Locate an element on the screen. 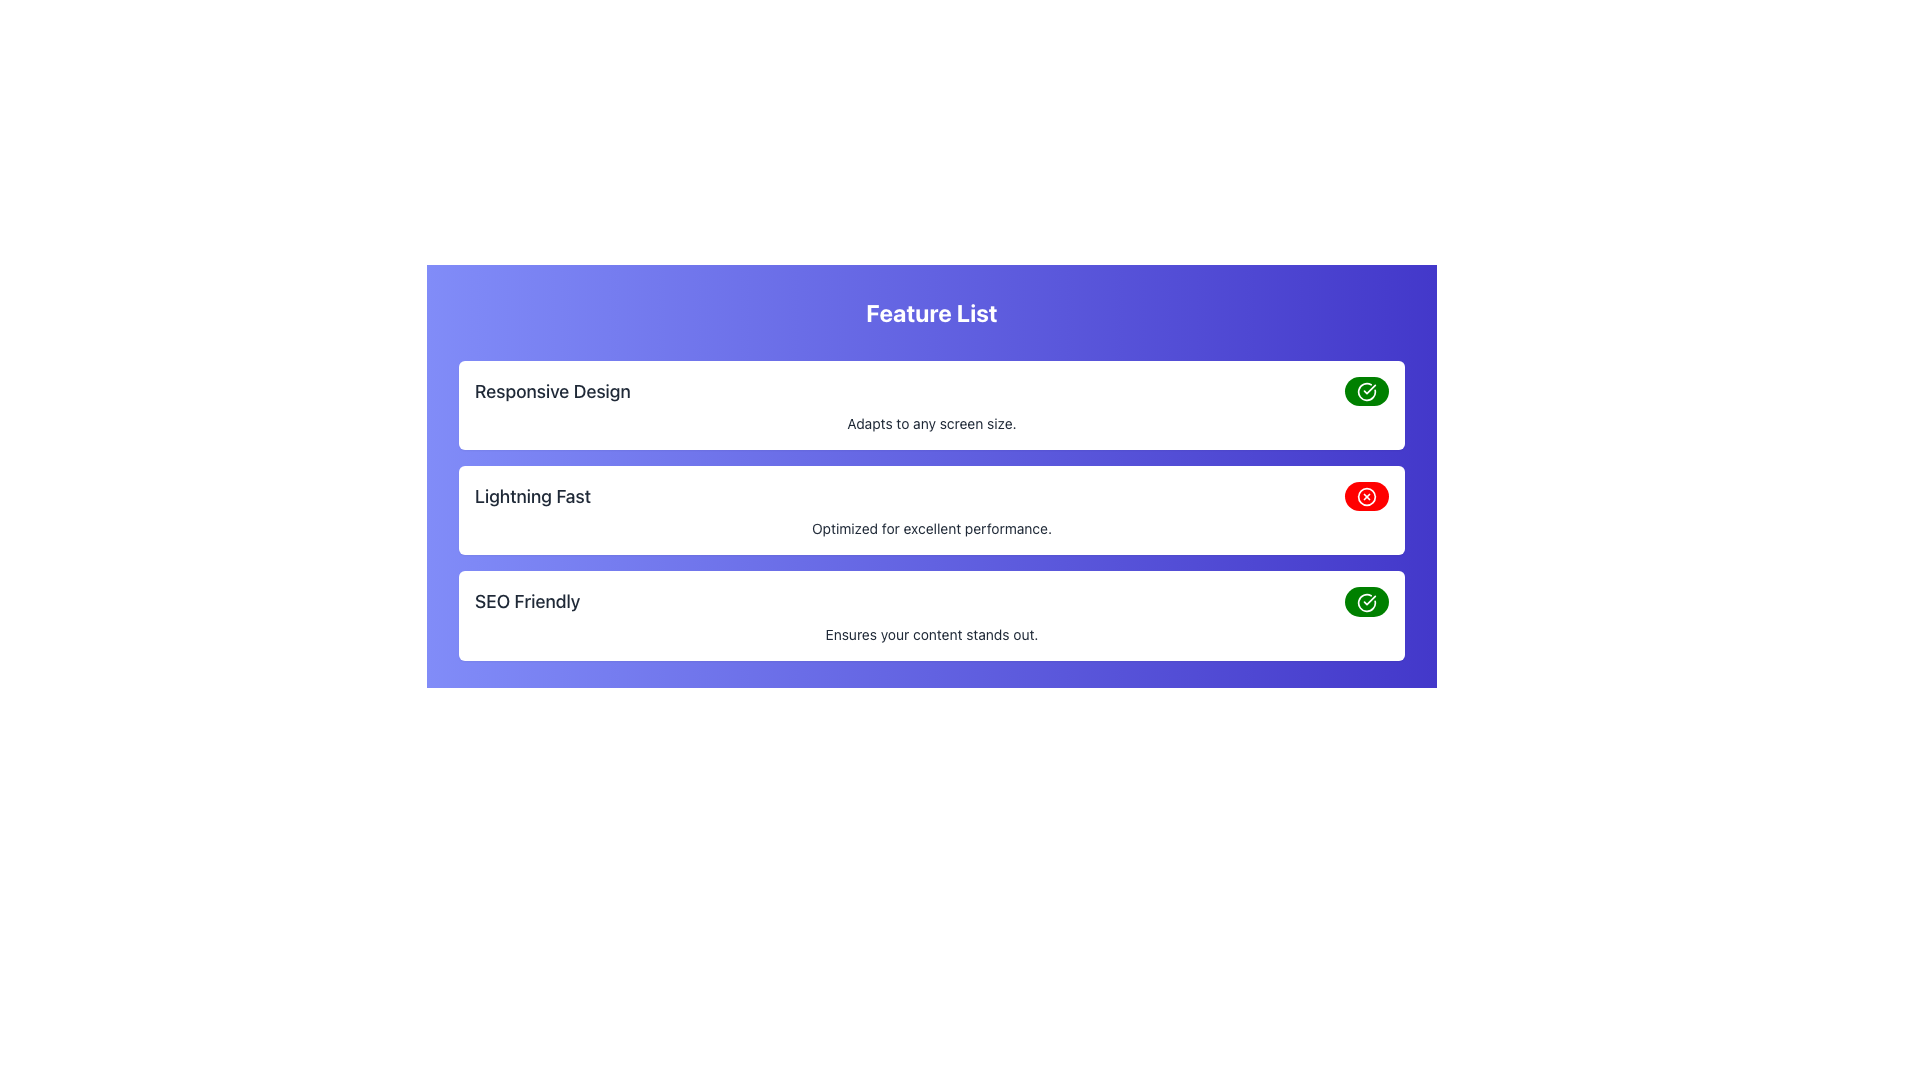 The image size is (1920, 1080). heading text element that displays 'Feature List' in a bold, centered font on a gradient background from purple to indigo is located at coordinates (930, 312).